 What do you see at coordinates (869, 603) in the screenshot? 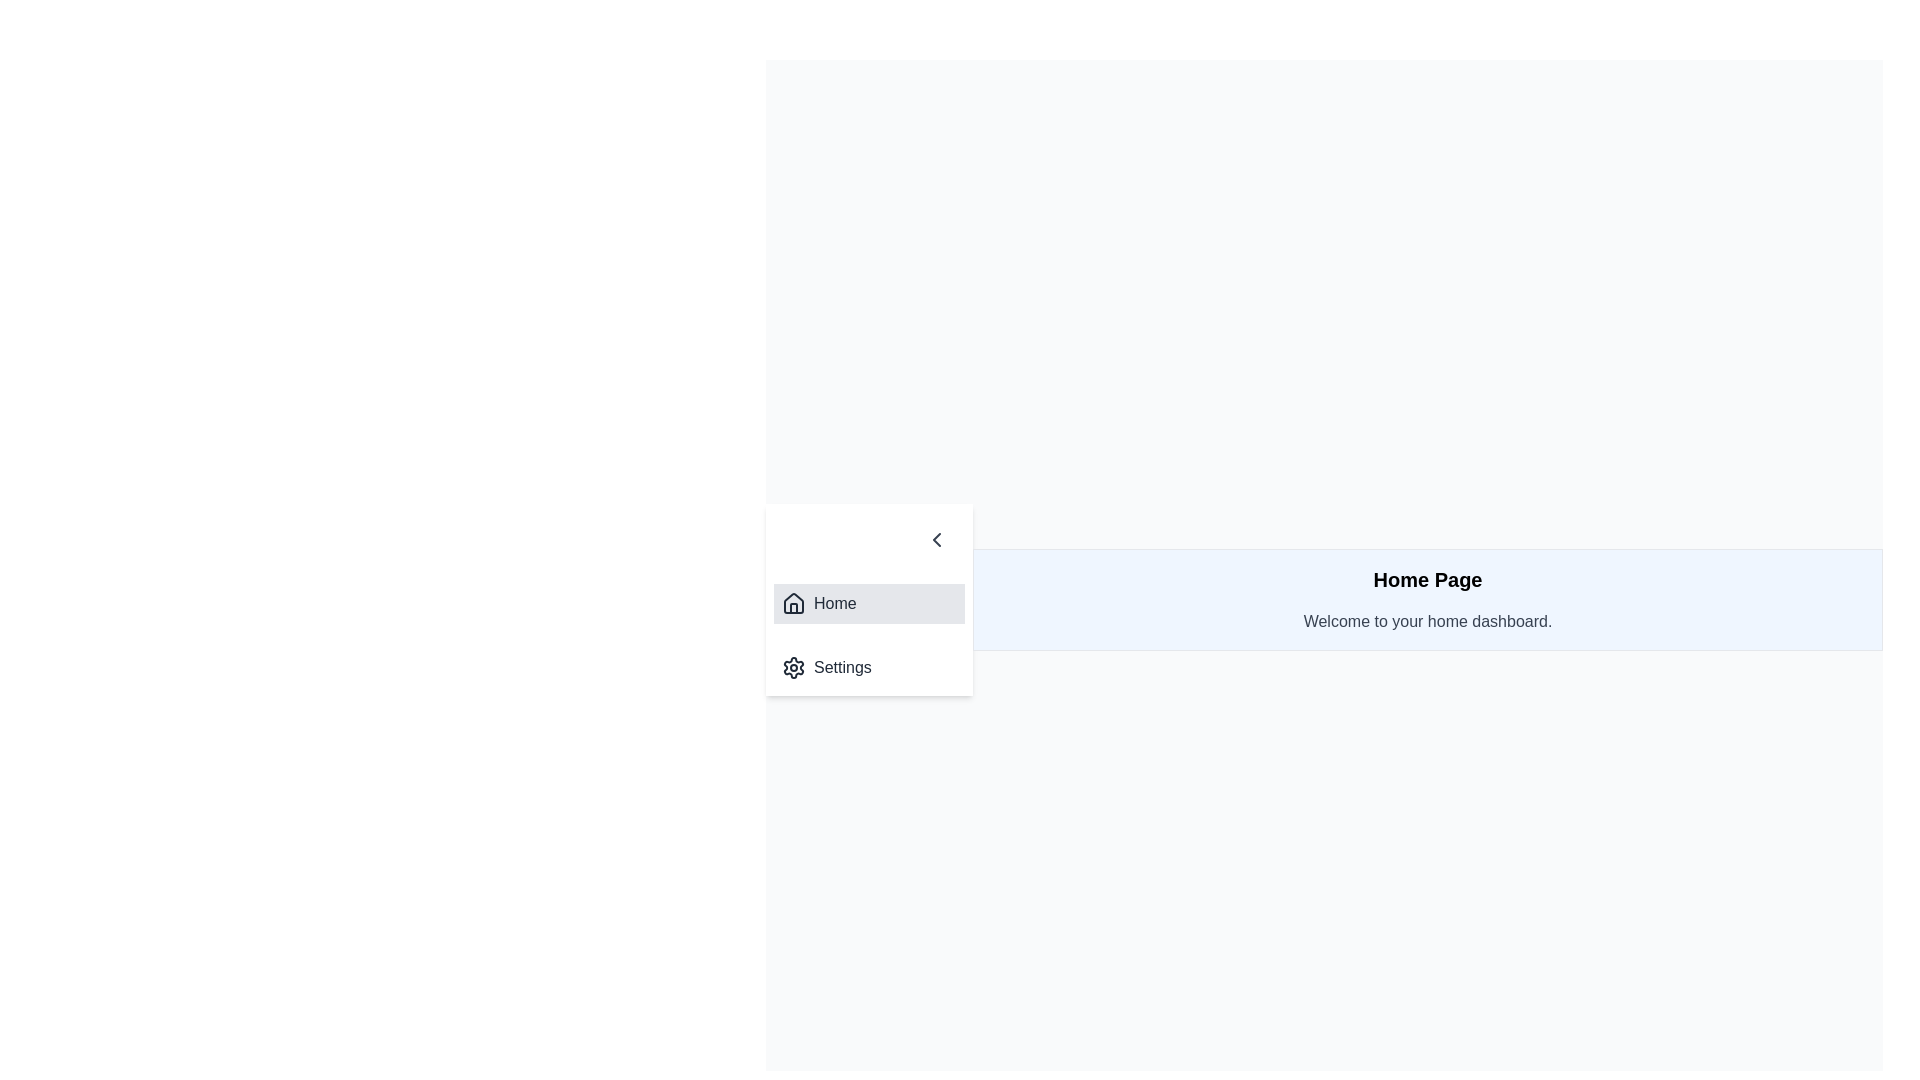
I see `the first horizontal menu item in the vertical navigation list` at bounding box center [869, 603].